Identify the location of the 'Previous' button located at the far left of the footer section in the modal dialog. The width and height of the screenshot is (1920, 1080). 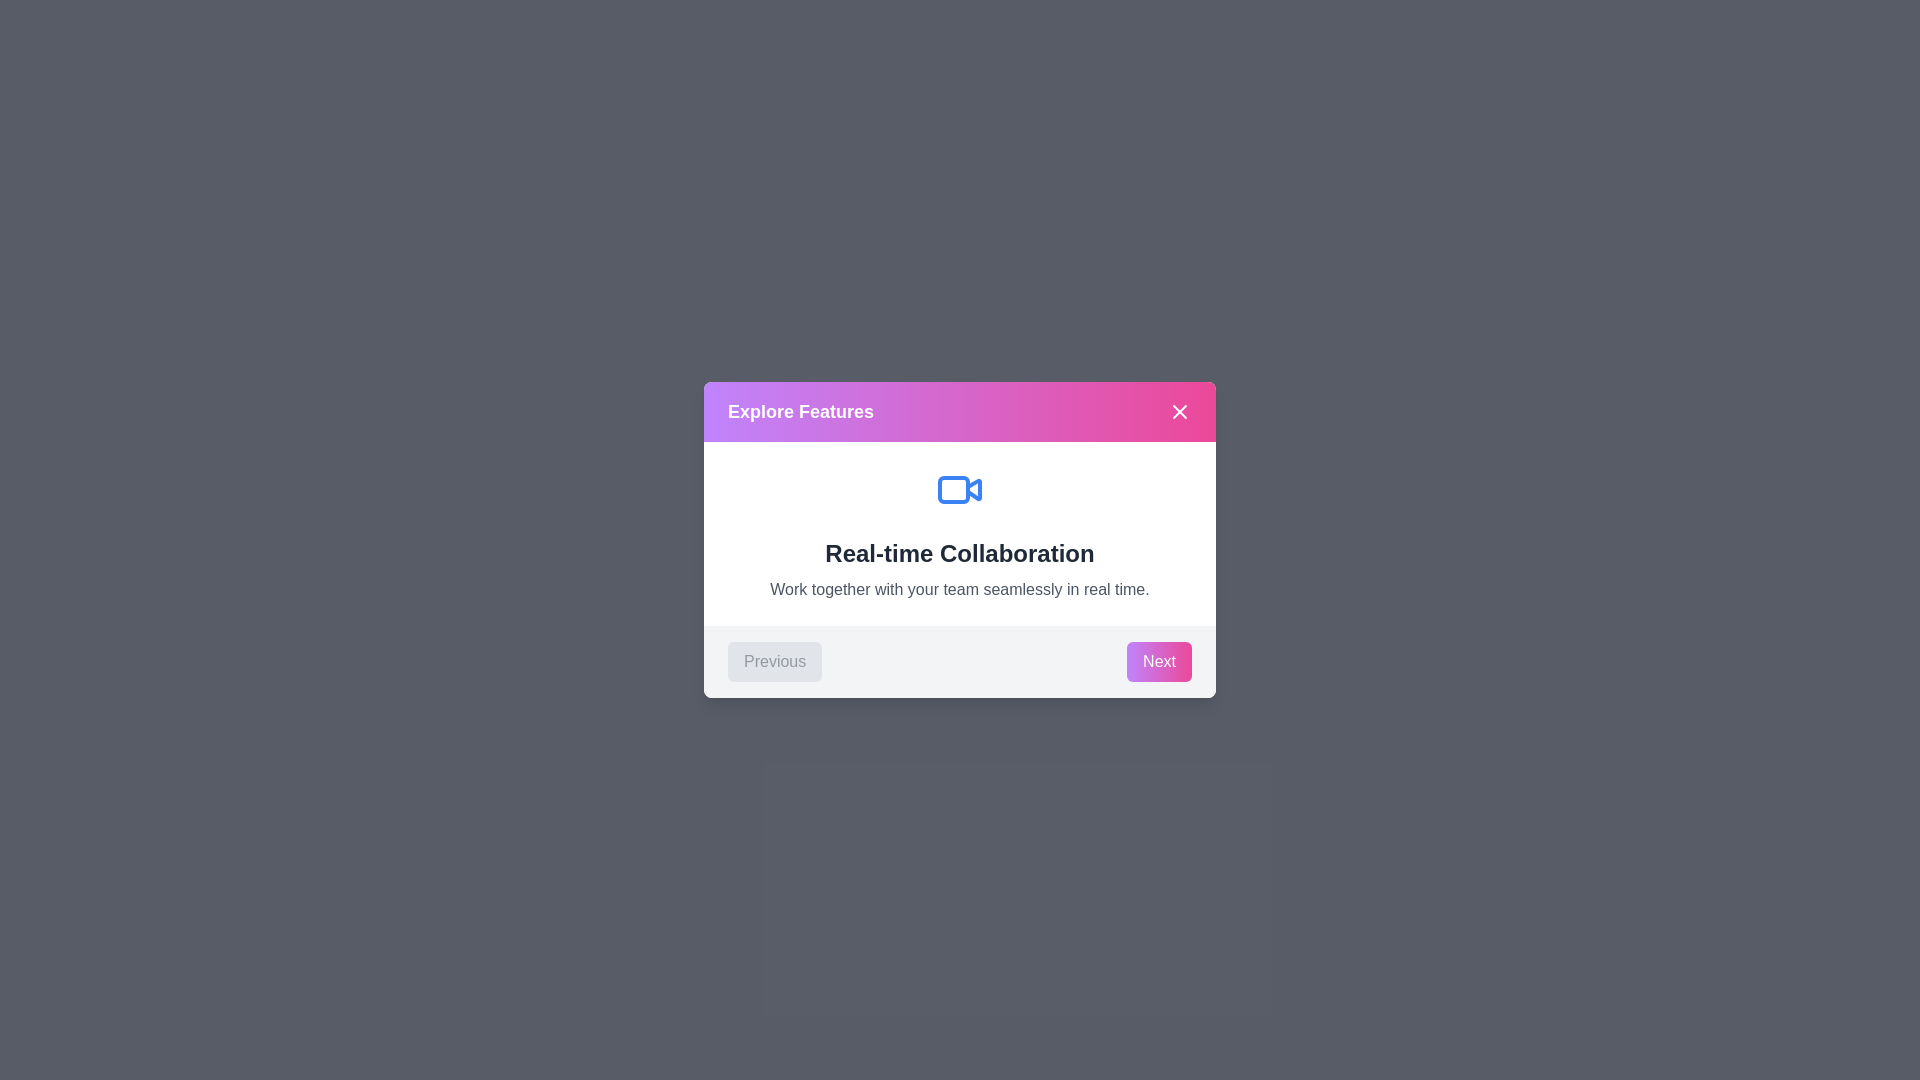
(773, 662).